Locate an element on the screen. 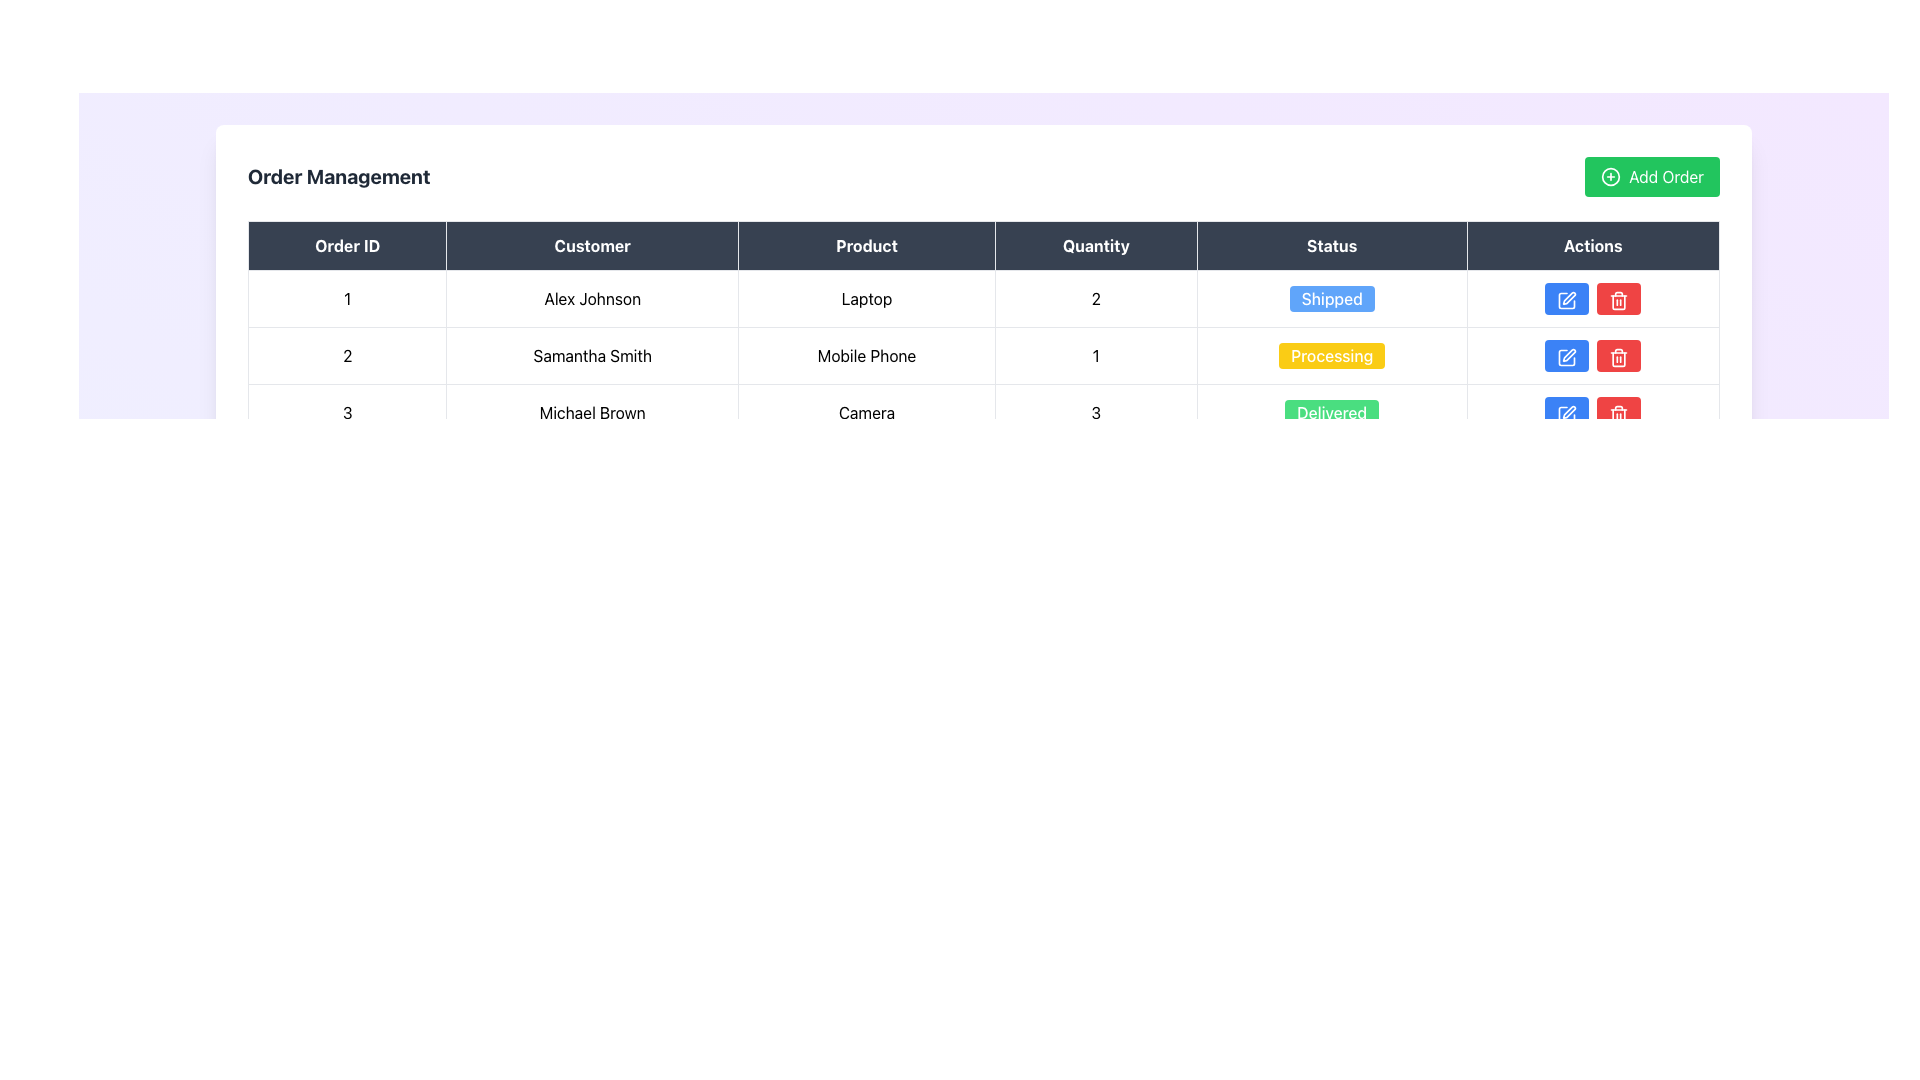  the delete action icon located inside the 'Actions' column of the third row of the table, which is nested within a red circular button is located at coordinates (1619, 413).